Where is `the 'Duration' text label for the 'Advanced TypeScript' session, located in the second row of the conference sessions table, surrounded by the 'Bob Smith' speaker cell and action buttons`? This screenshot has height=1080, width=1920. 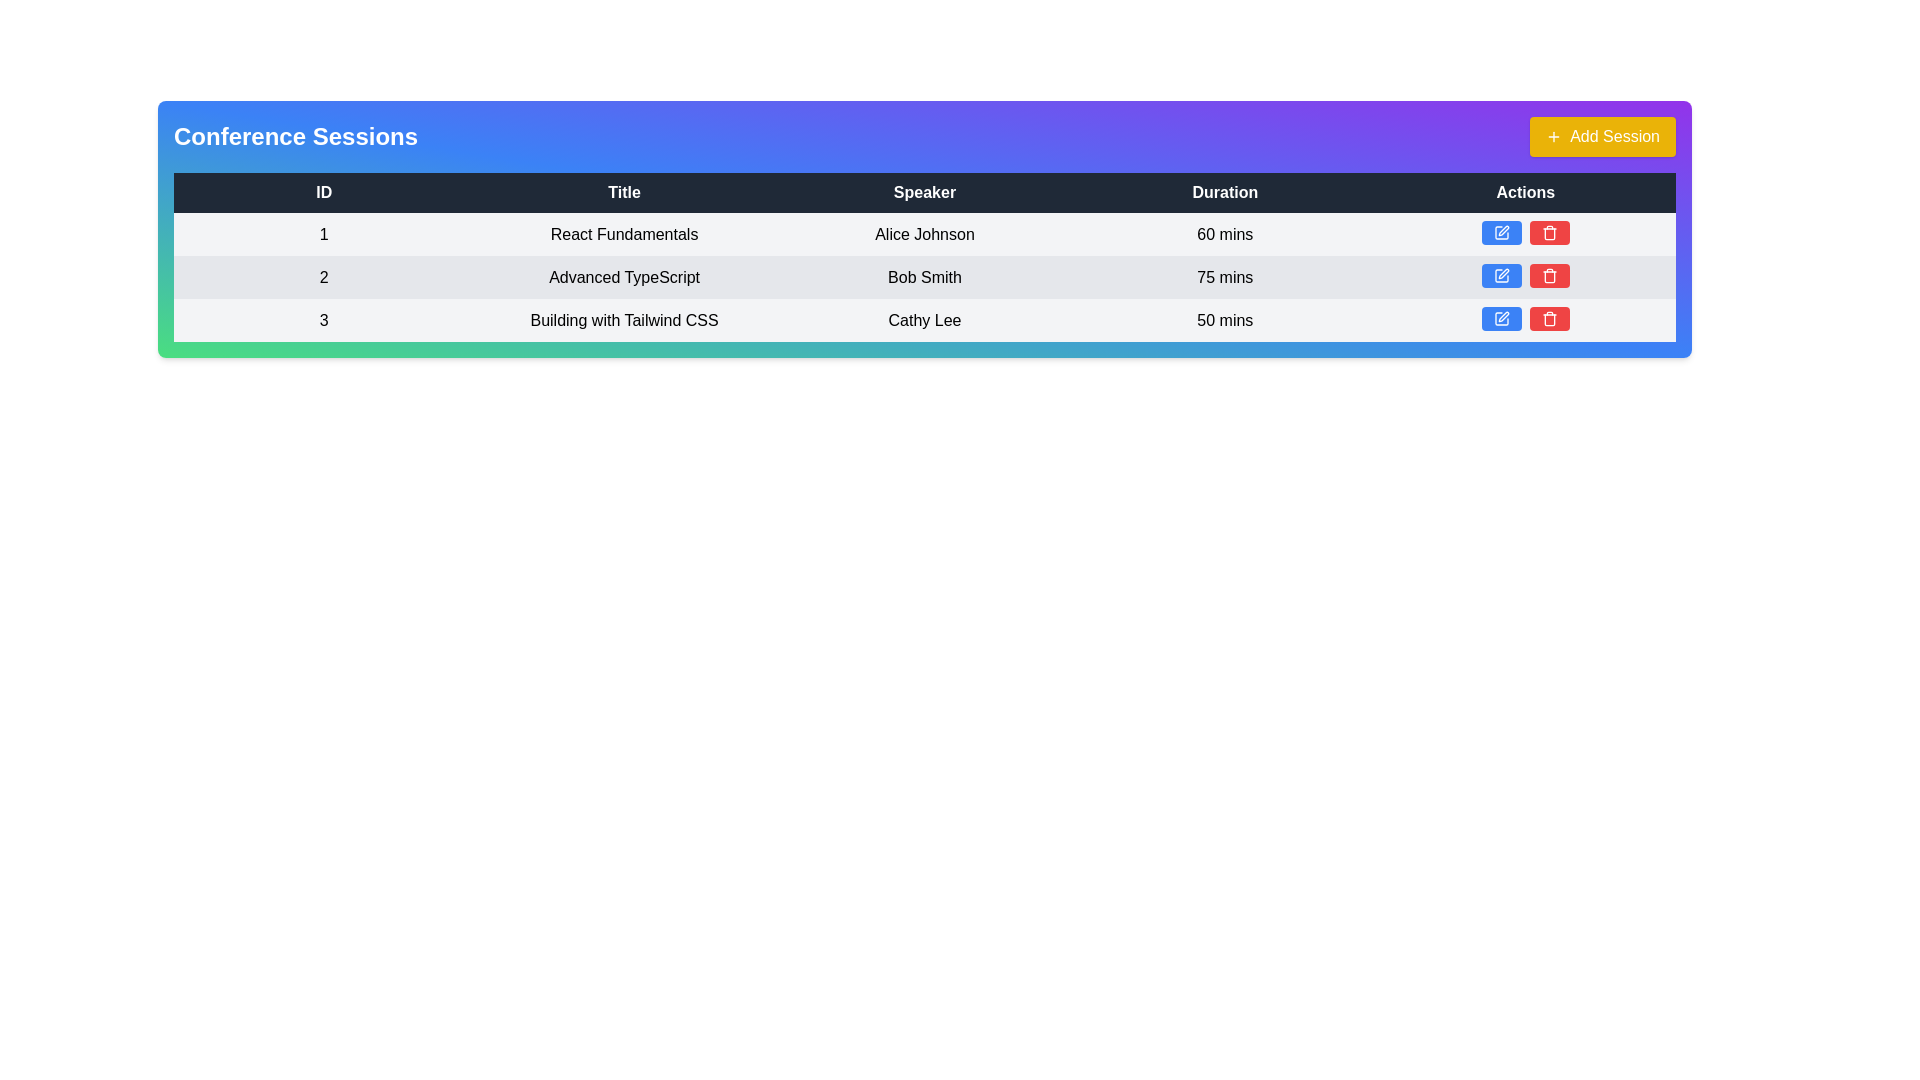 the 'Duration' text label for the 'Advanced TypeScript' session, located in the second row of the conference sessions table, surrounded by the 'Bob Smith' speaker cell and action buttons is located at coordinates (1224, 277).